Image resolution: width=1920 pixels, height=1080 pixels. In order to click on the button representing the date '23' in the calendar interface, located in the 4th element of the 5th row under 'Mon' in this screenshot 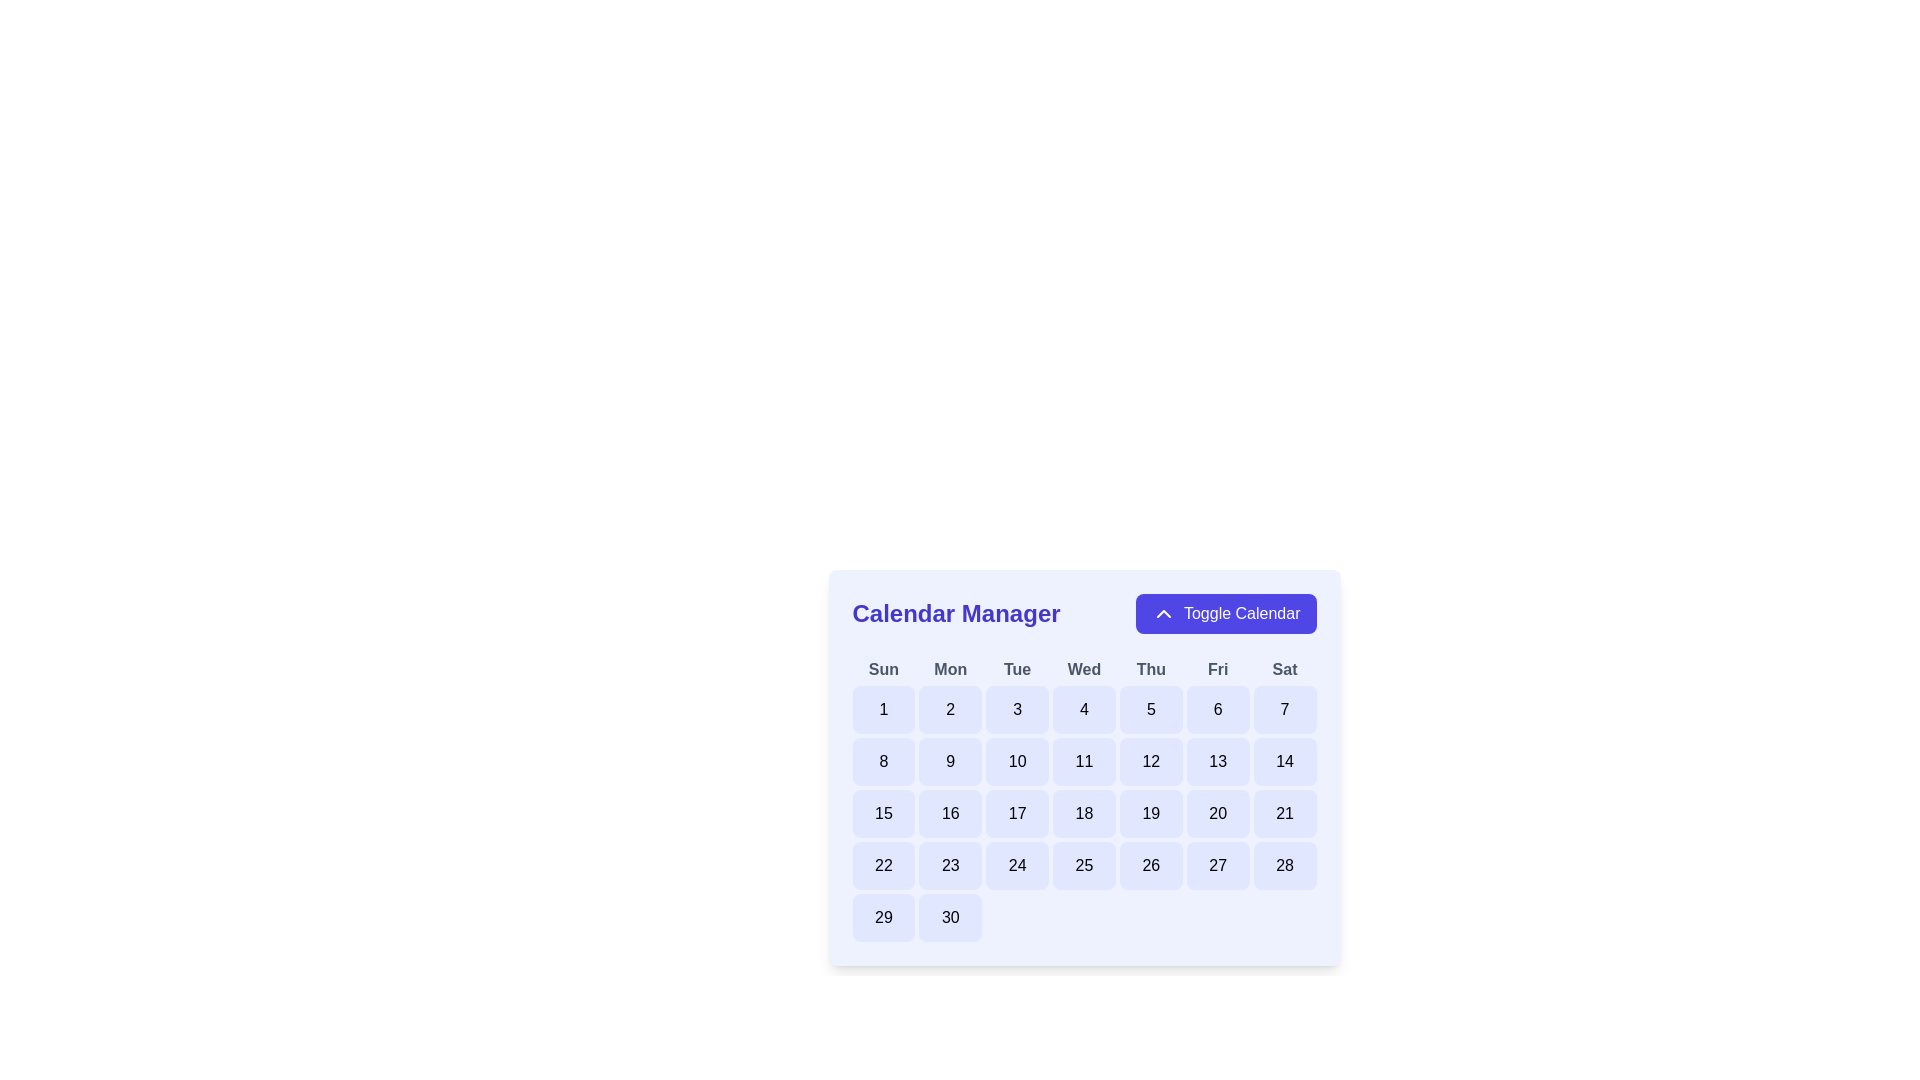, I will do `click(949, 865)`.